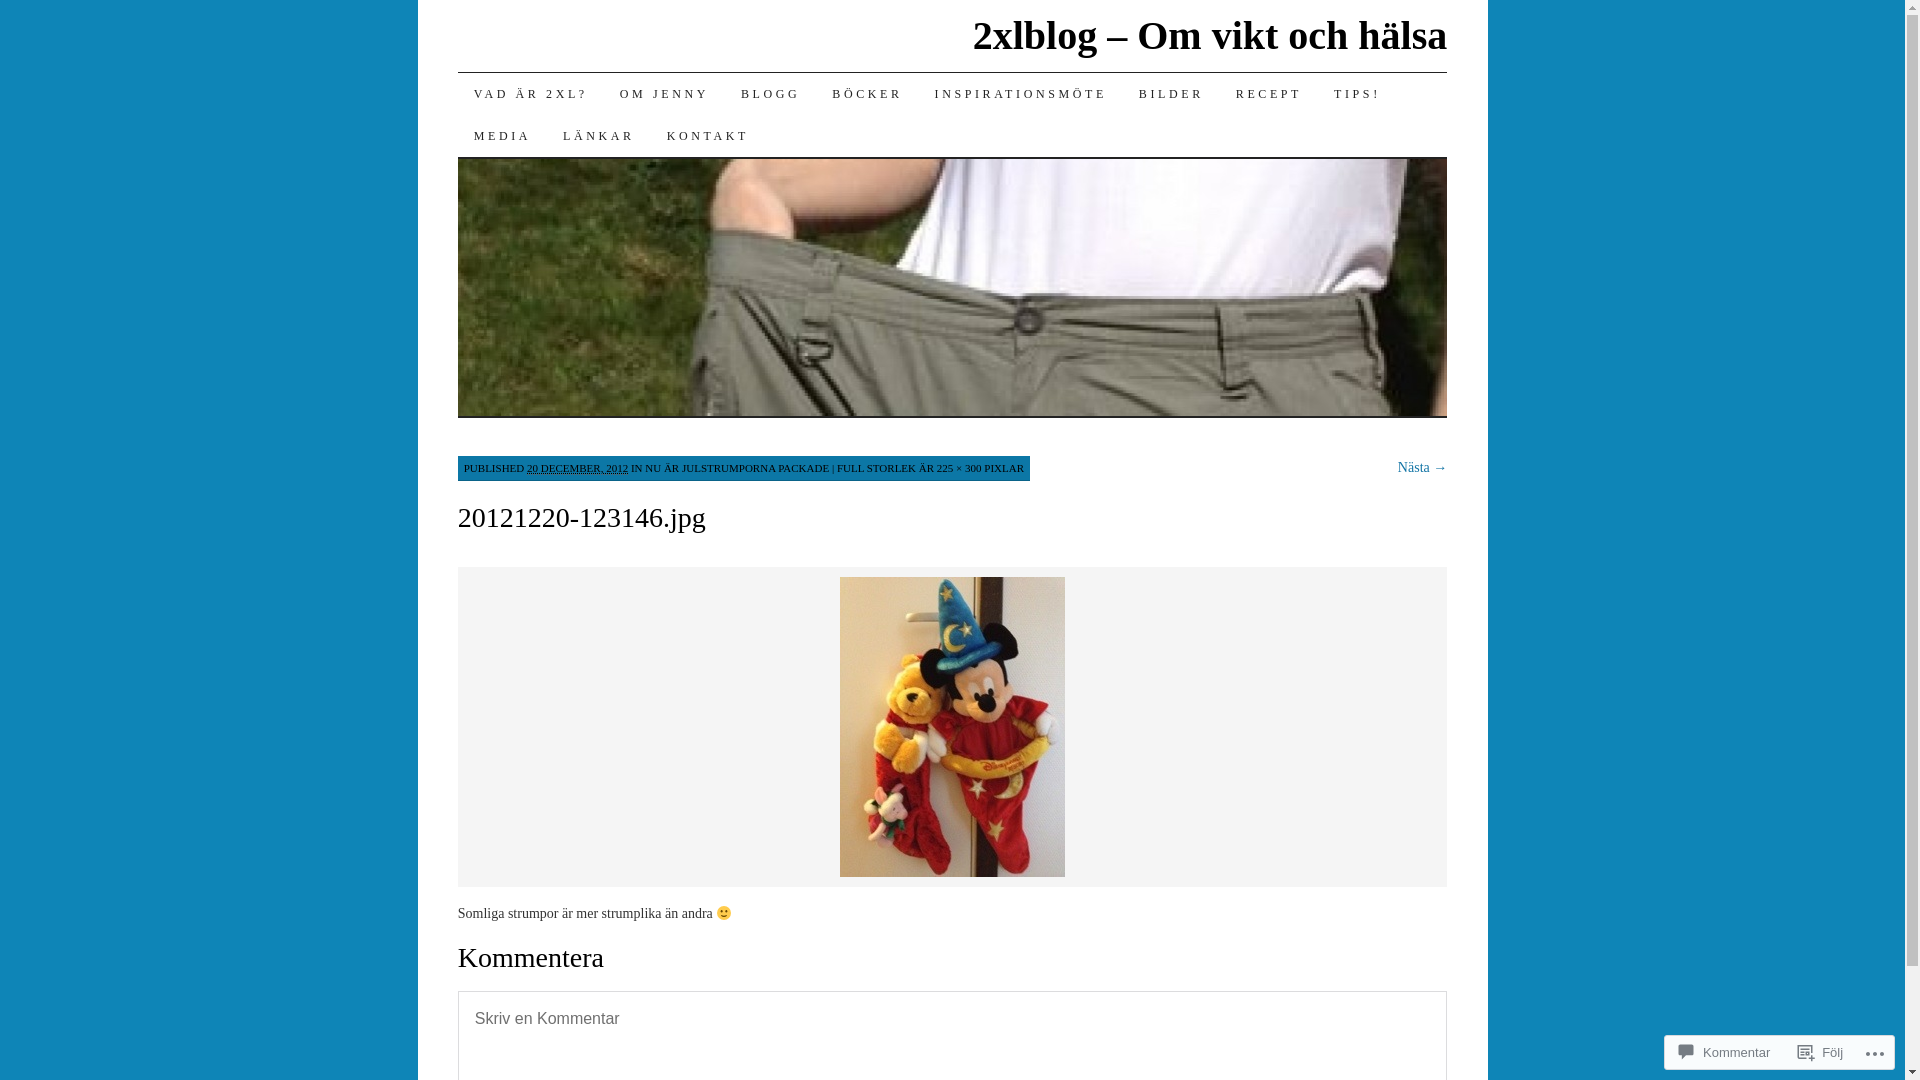 The height and width of the screenshot is (1080, 1920). Describe the element at coordinates (664, 93) in the screenshot. I see `'OM JENNY'` at that location.